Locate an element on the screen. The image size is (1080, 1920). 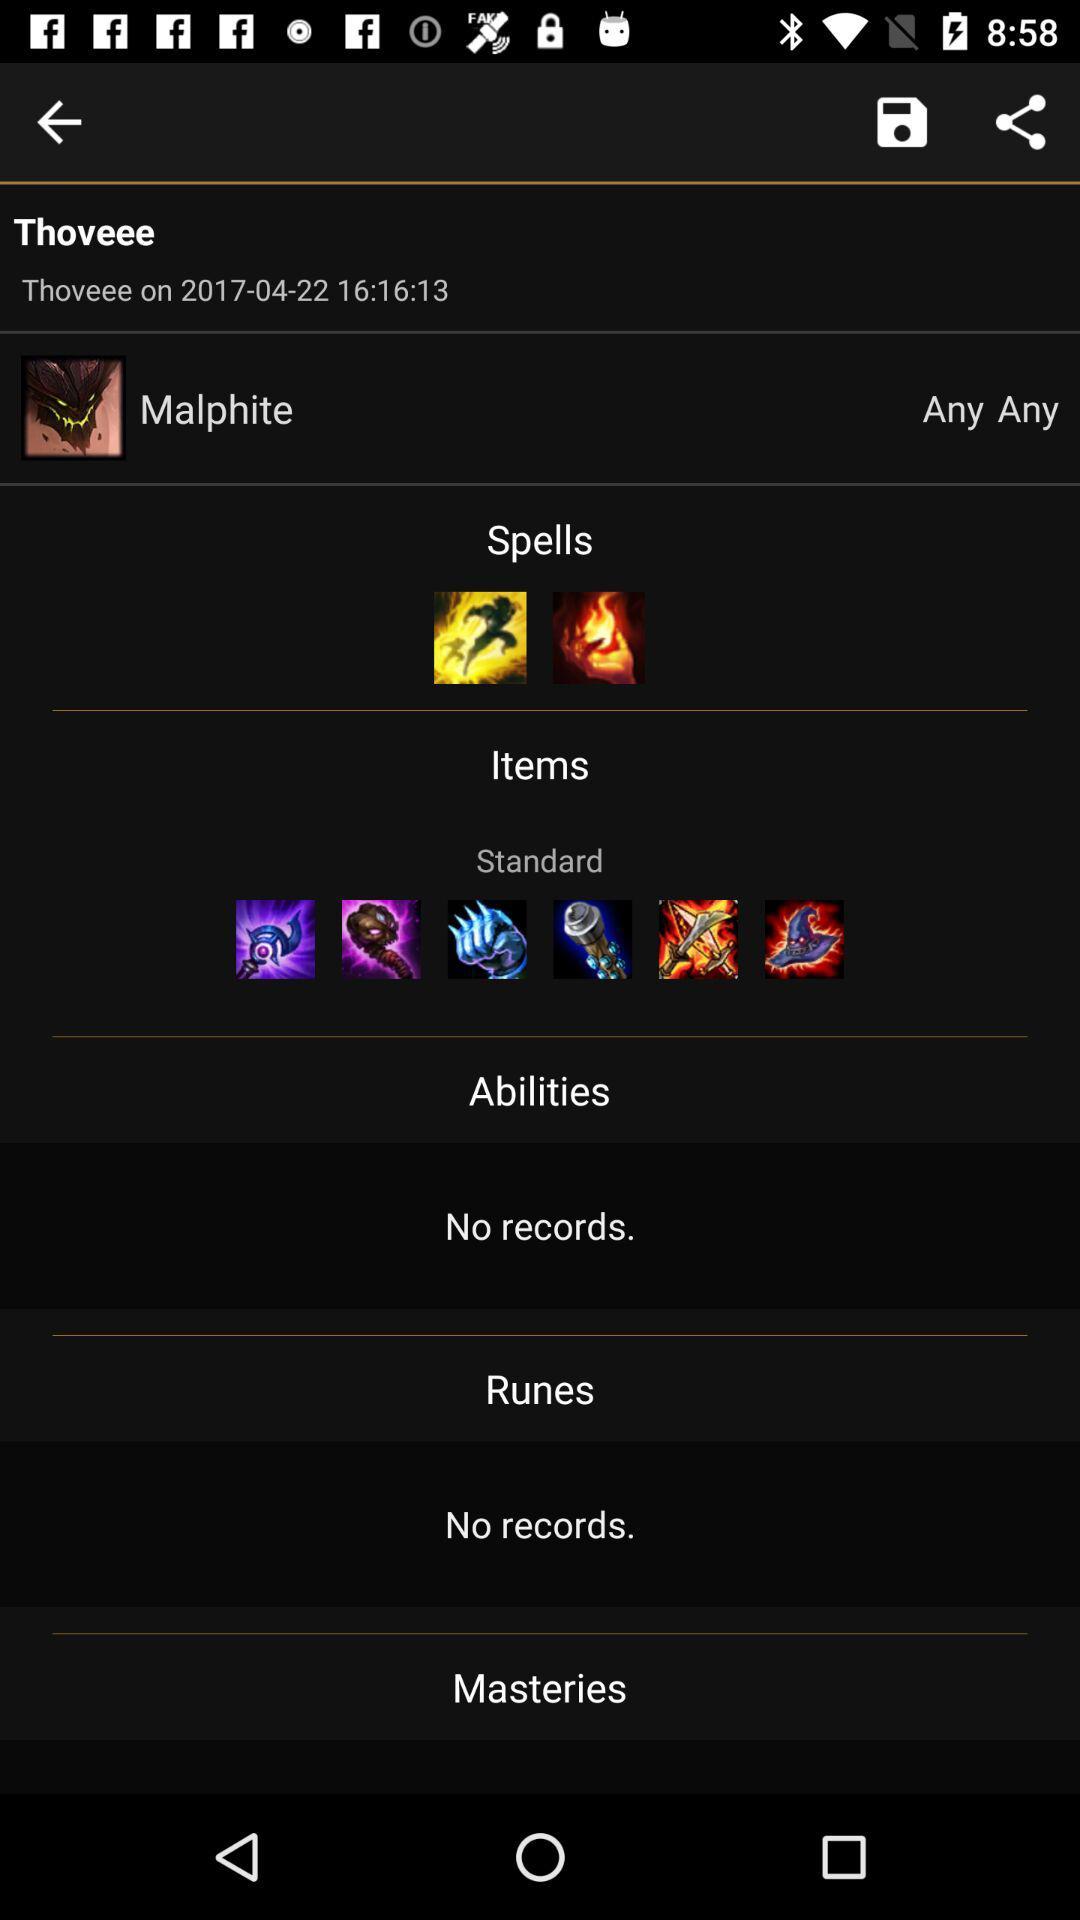
icon below the standard icon is located at coordinates (591, 938).